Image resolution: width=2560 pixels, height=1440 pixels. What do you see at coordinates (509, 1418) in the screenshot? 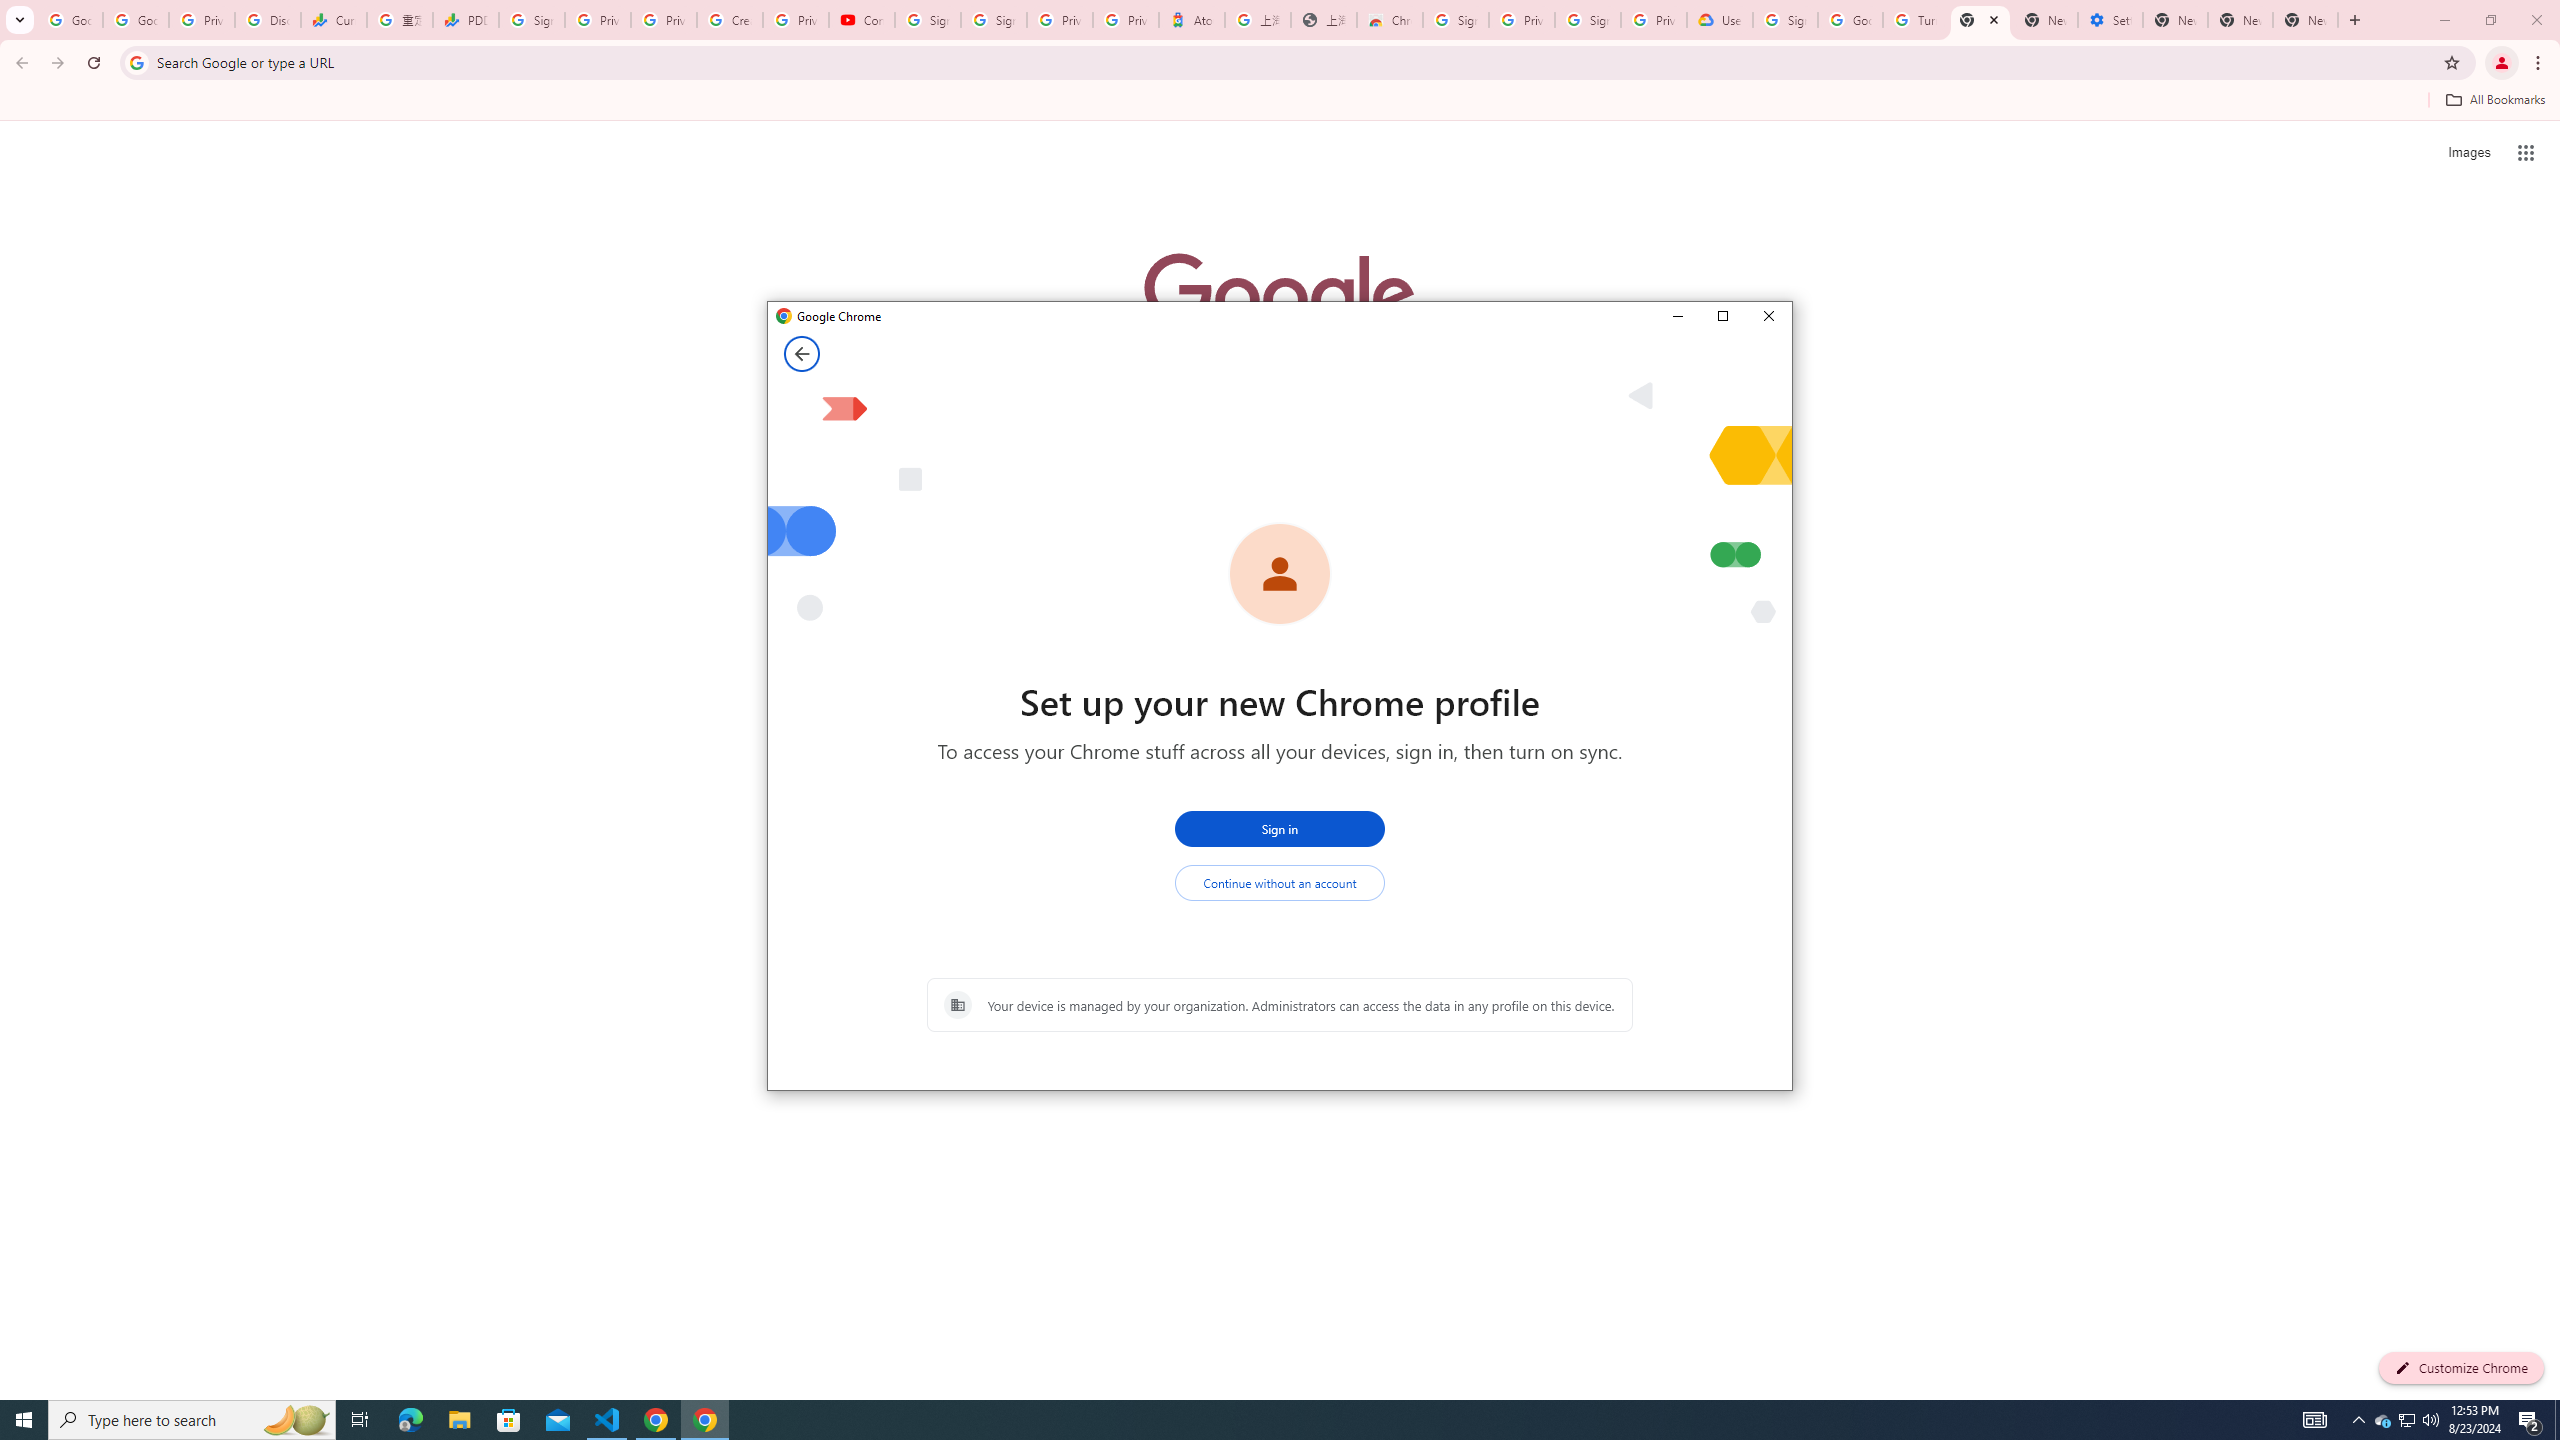
I see `'Microsoft Store'` at bounding box center [509, 1418].